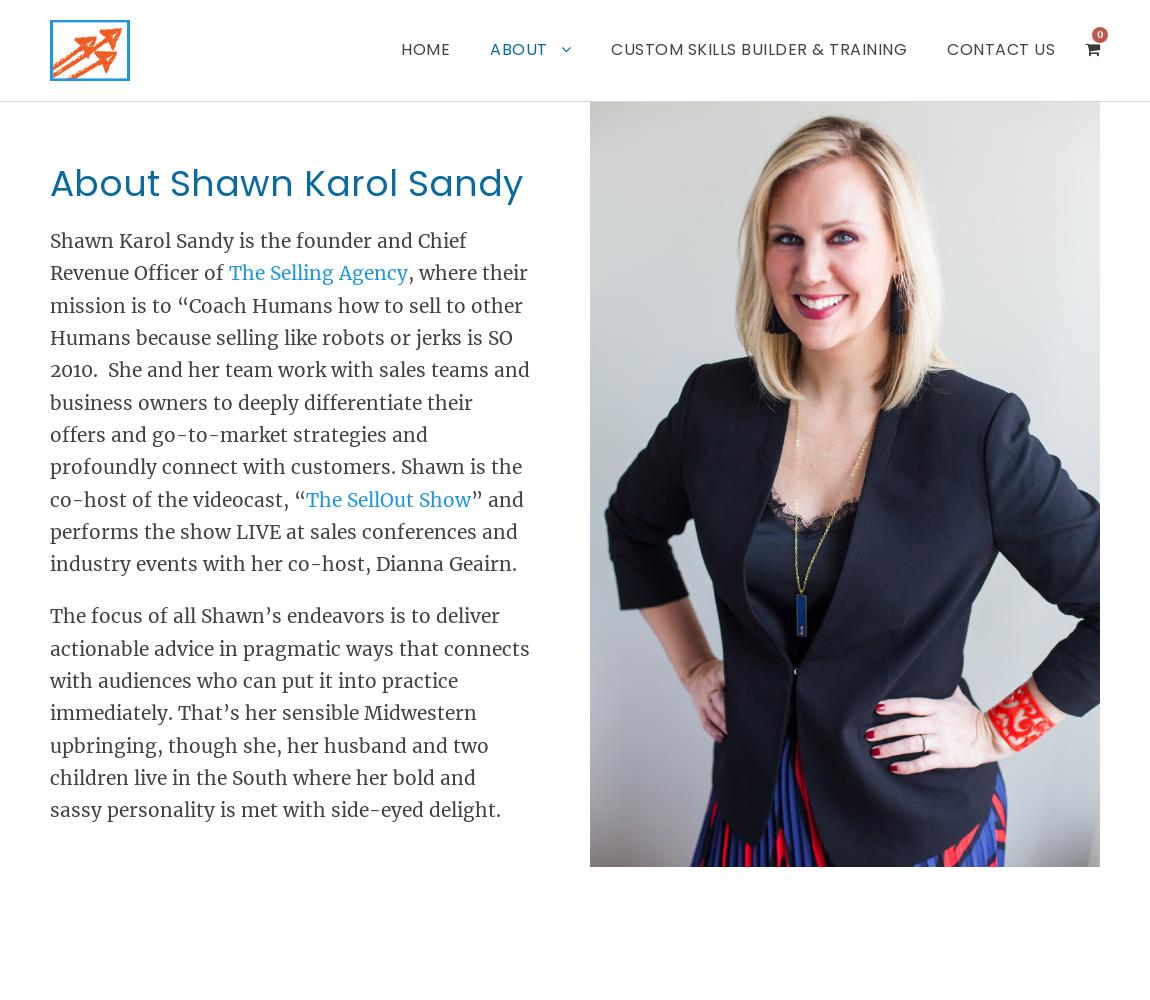  I want to click on 'The focus of all Shawn’s endeavors is to deliver actionable advice in pragmatic ways that connects with audiences who can put it into practice immediately. That’s her sensible Midwestern upbringing, though she, her husband and two children live in the South where her bold and sassy personality is met with side-eyed delight.', so click(290, 712).